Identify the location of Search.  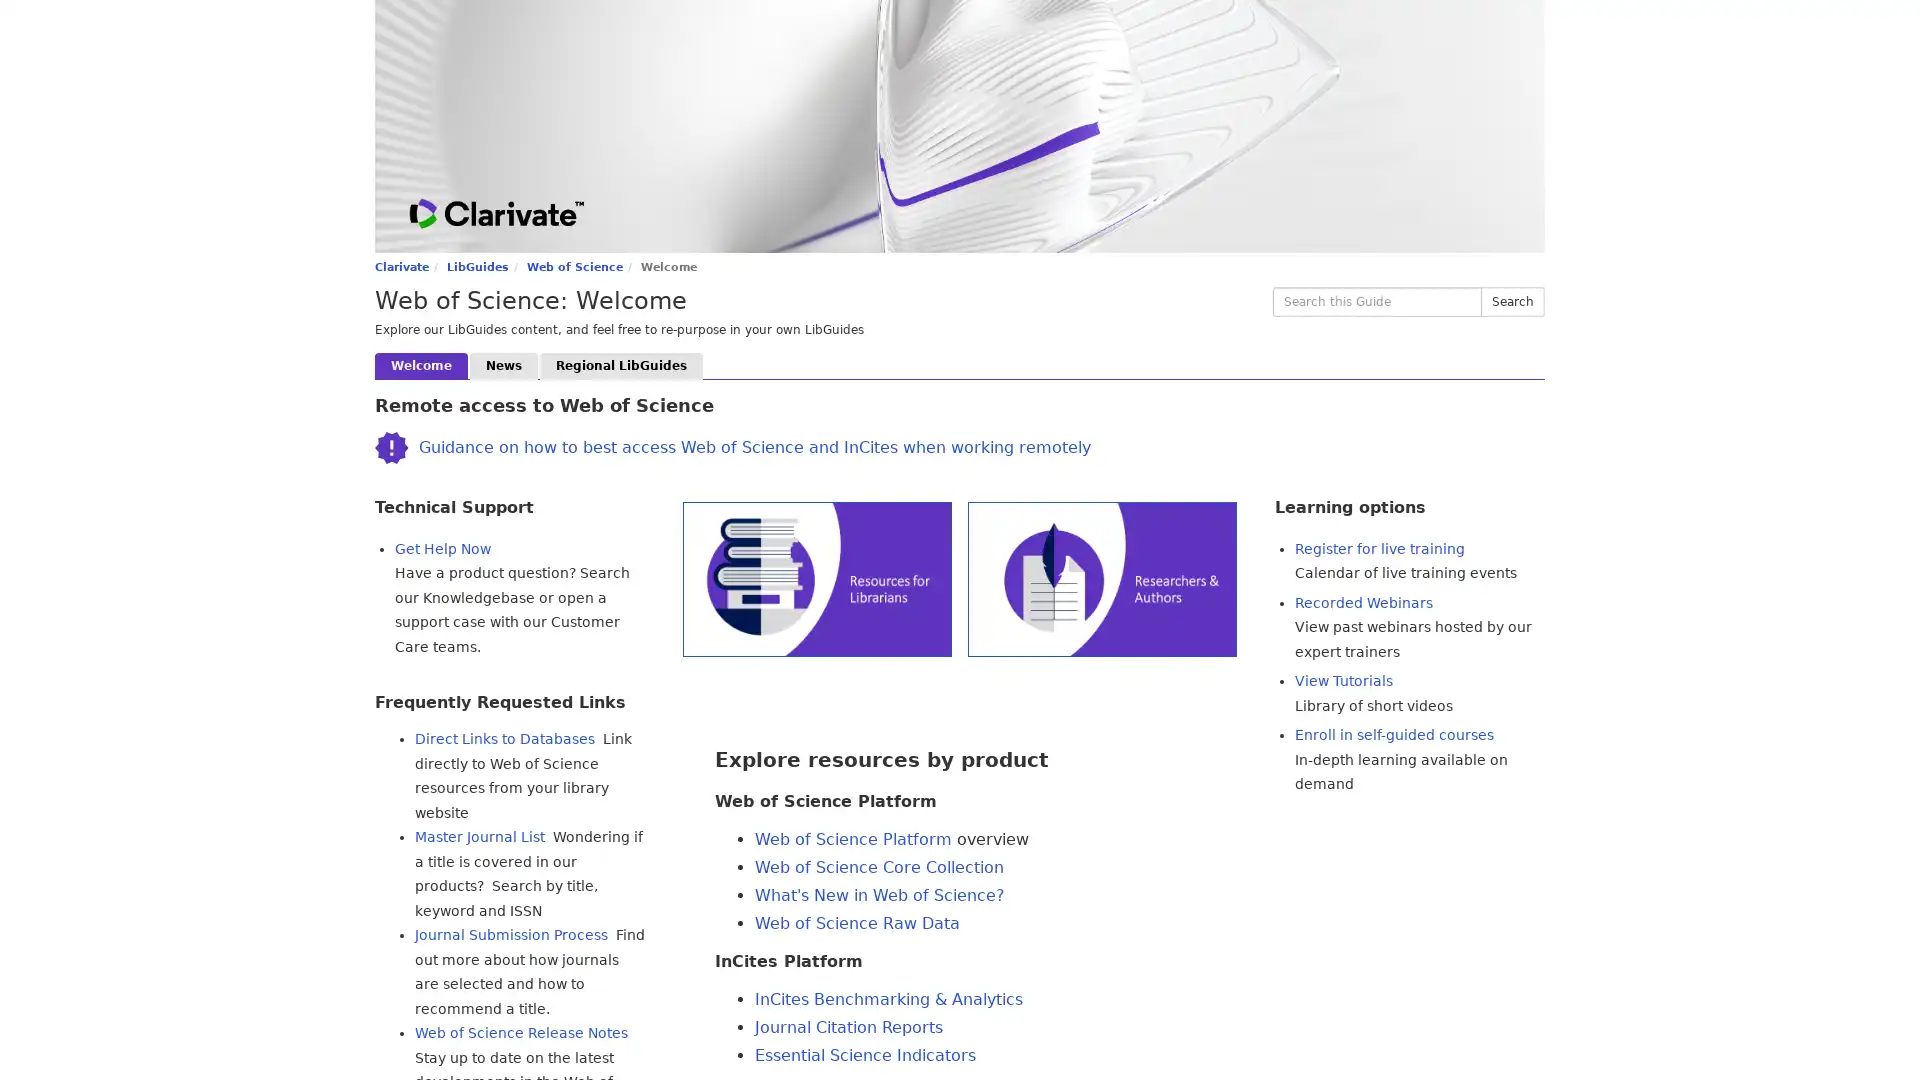
(1512, 301).